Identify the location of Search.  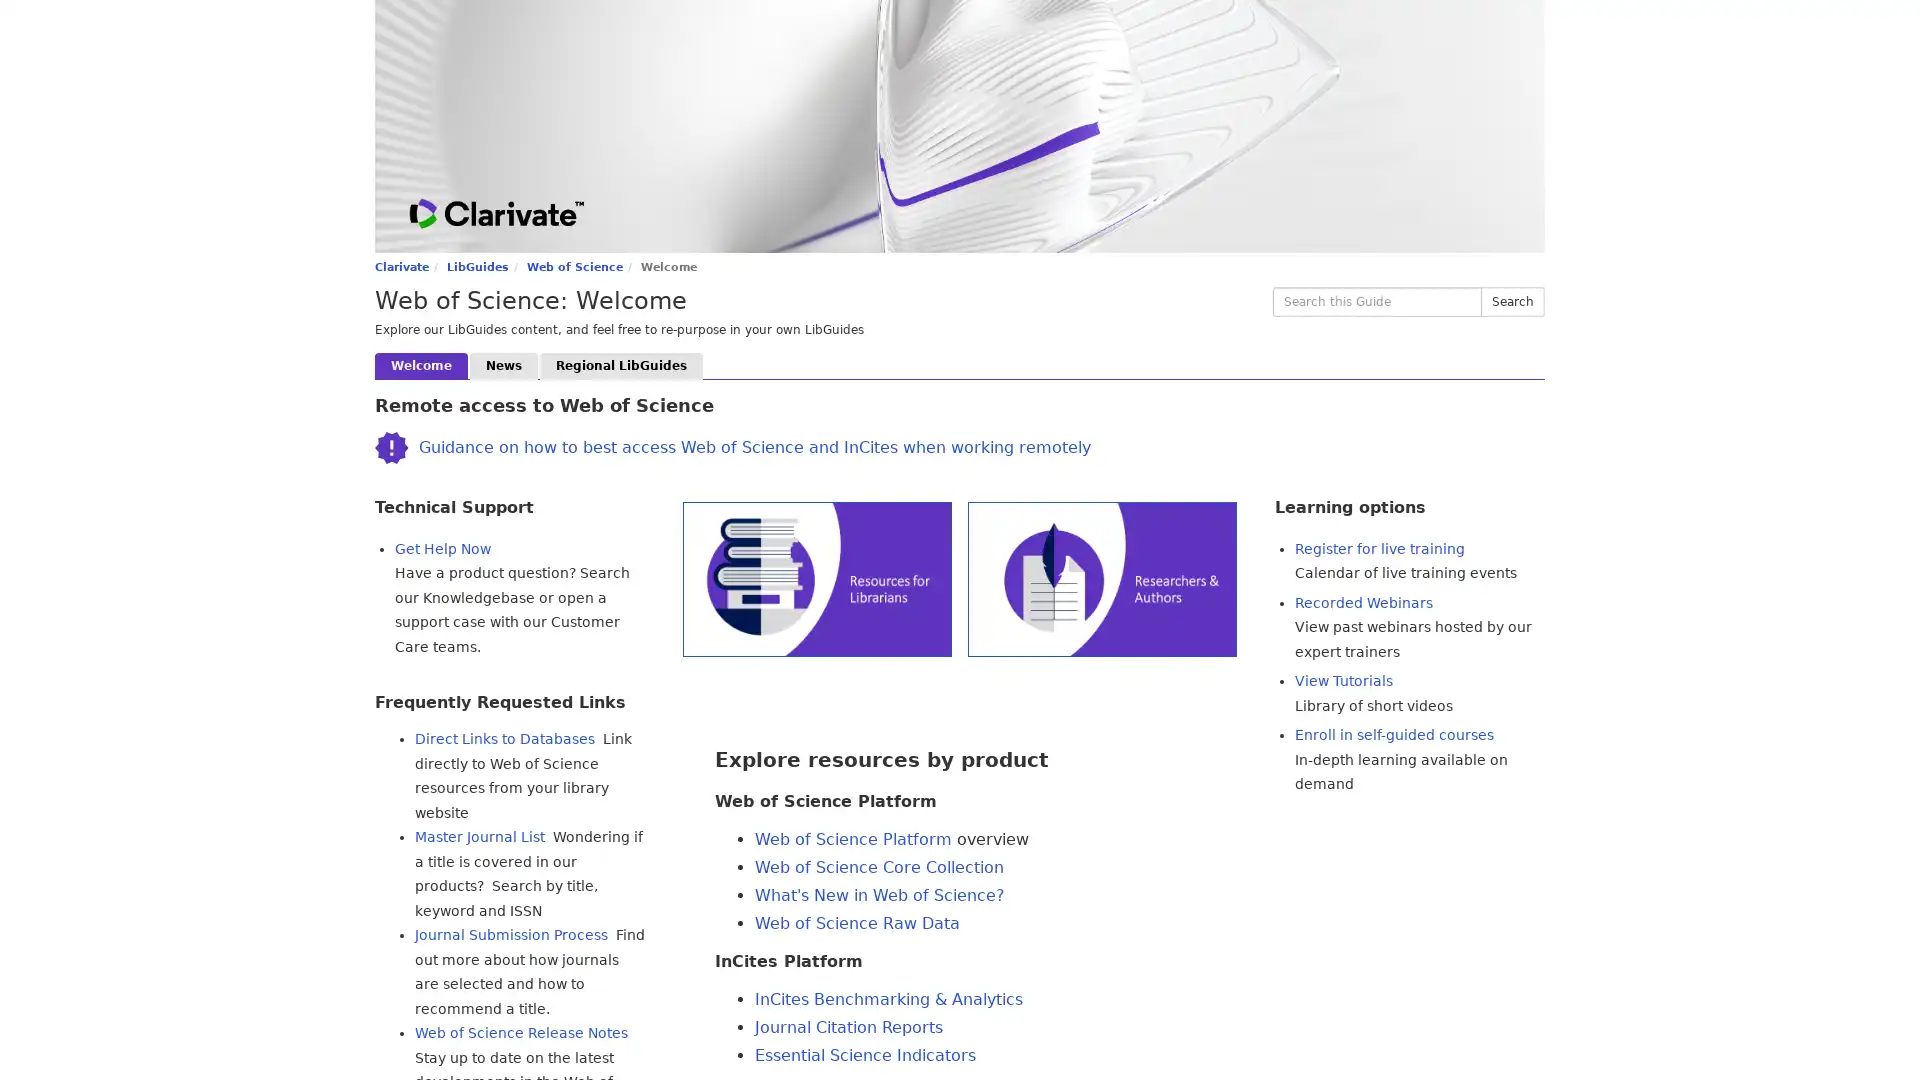
(1512, 301).